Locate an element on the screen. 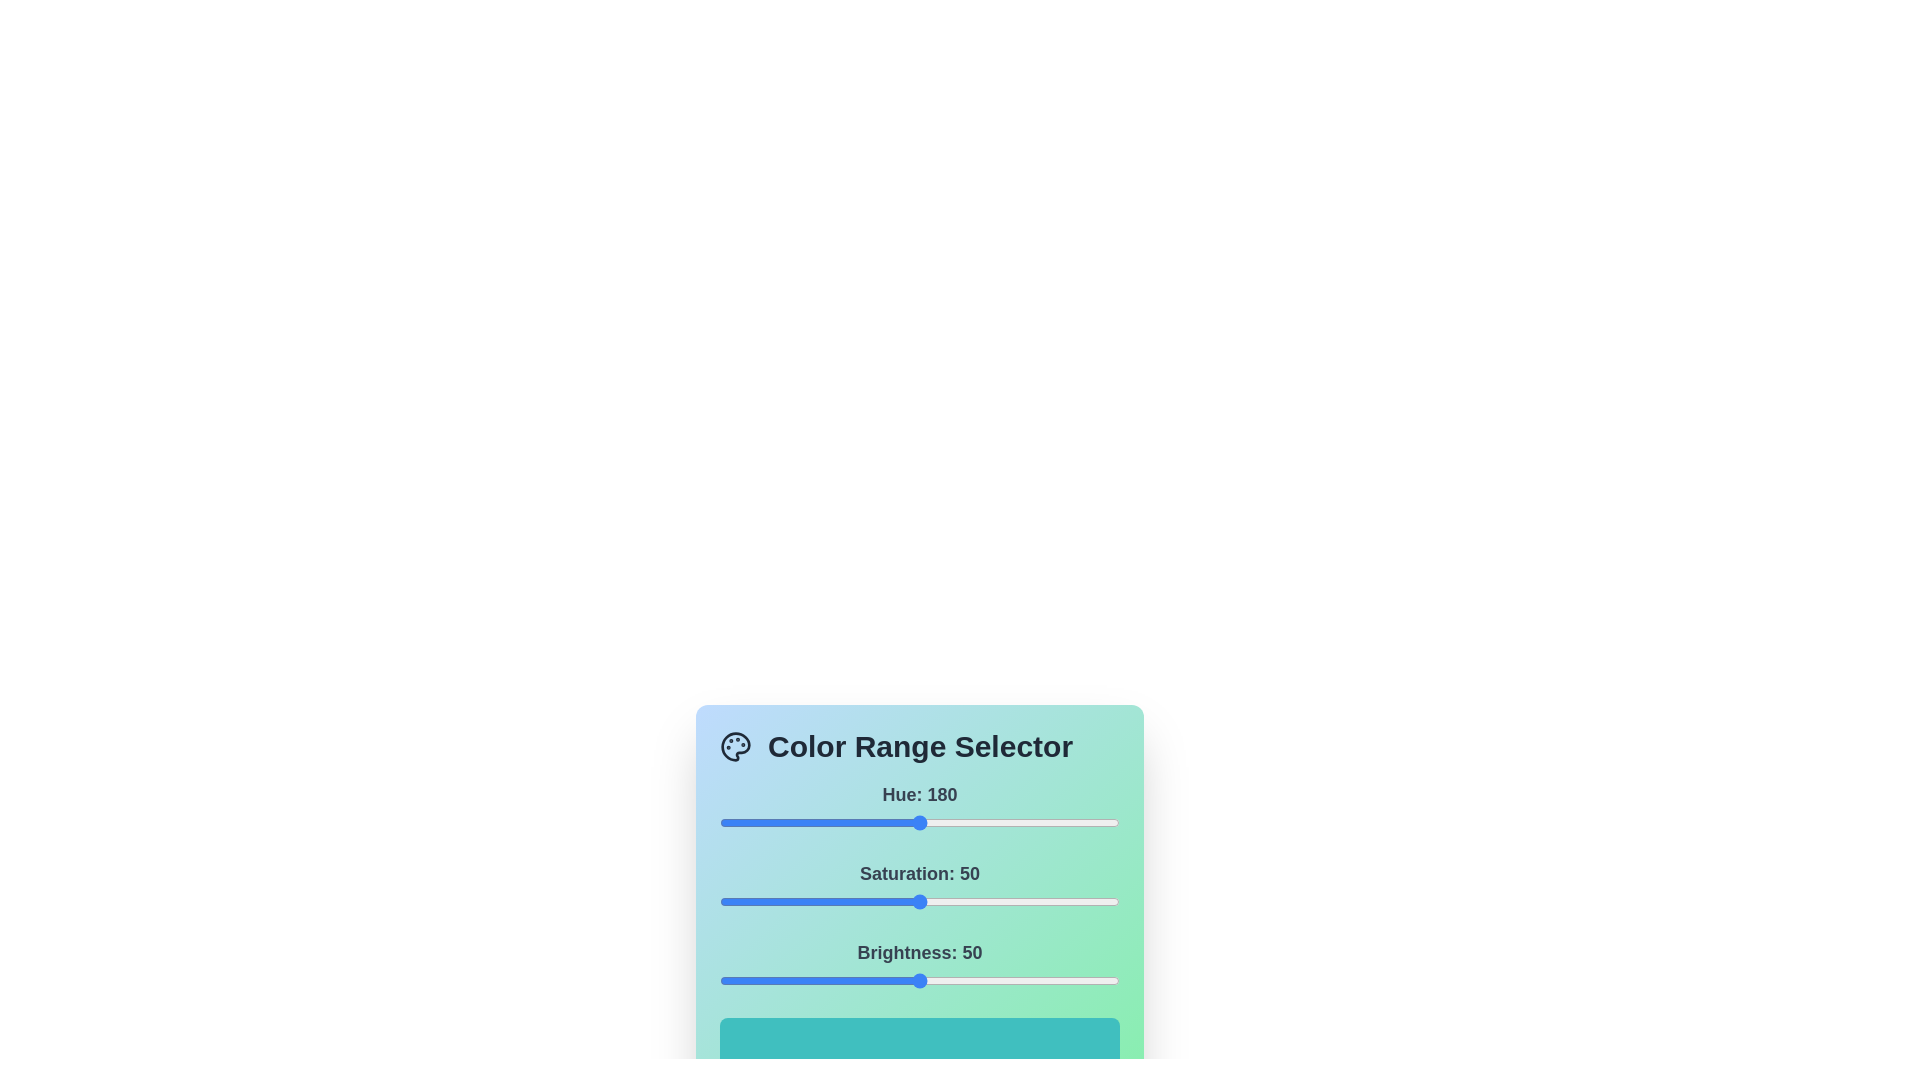 The width and height of the screenshot is (1920, 1080). the brightness slider to set the brightness value to 66 is located at coordinates (983, 979).